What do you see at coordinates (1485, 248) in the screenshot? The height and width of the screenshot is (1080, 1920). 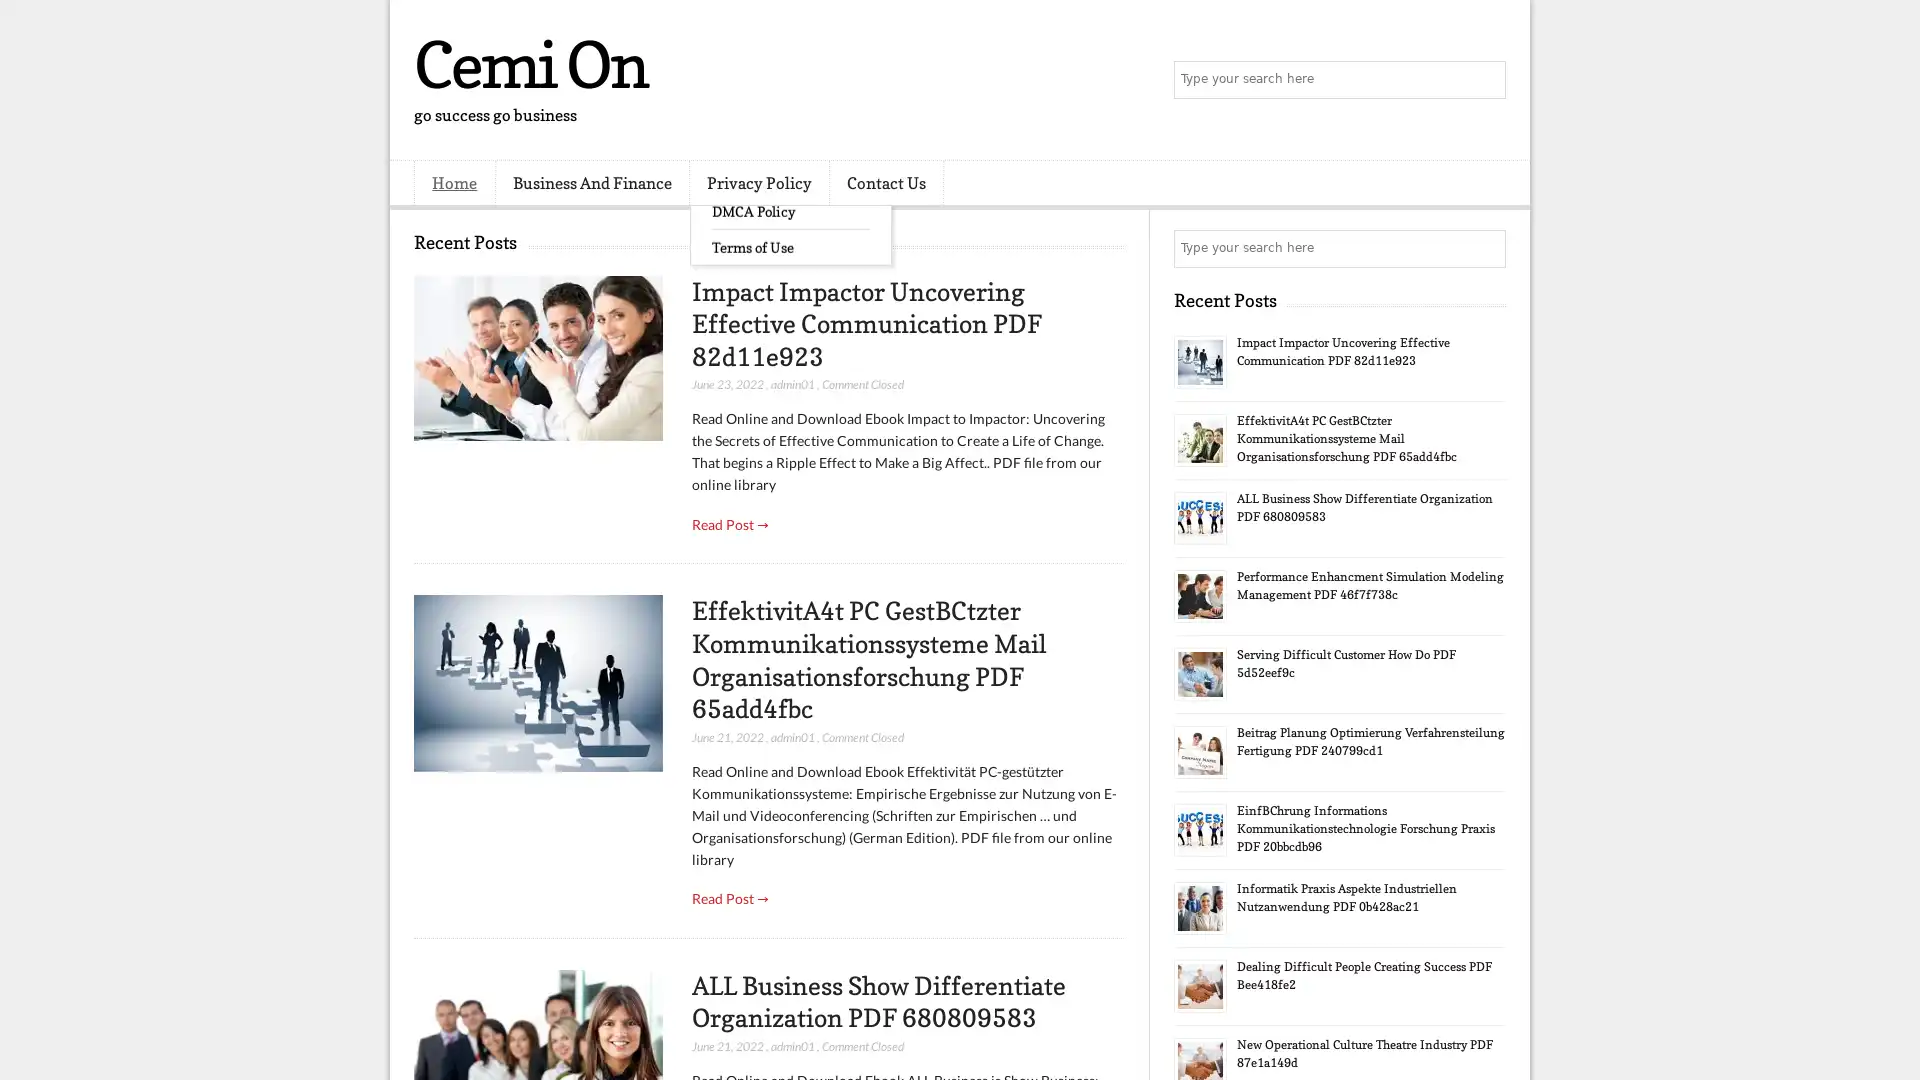 I see `Search` at bounding box center [1485, 248].